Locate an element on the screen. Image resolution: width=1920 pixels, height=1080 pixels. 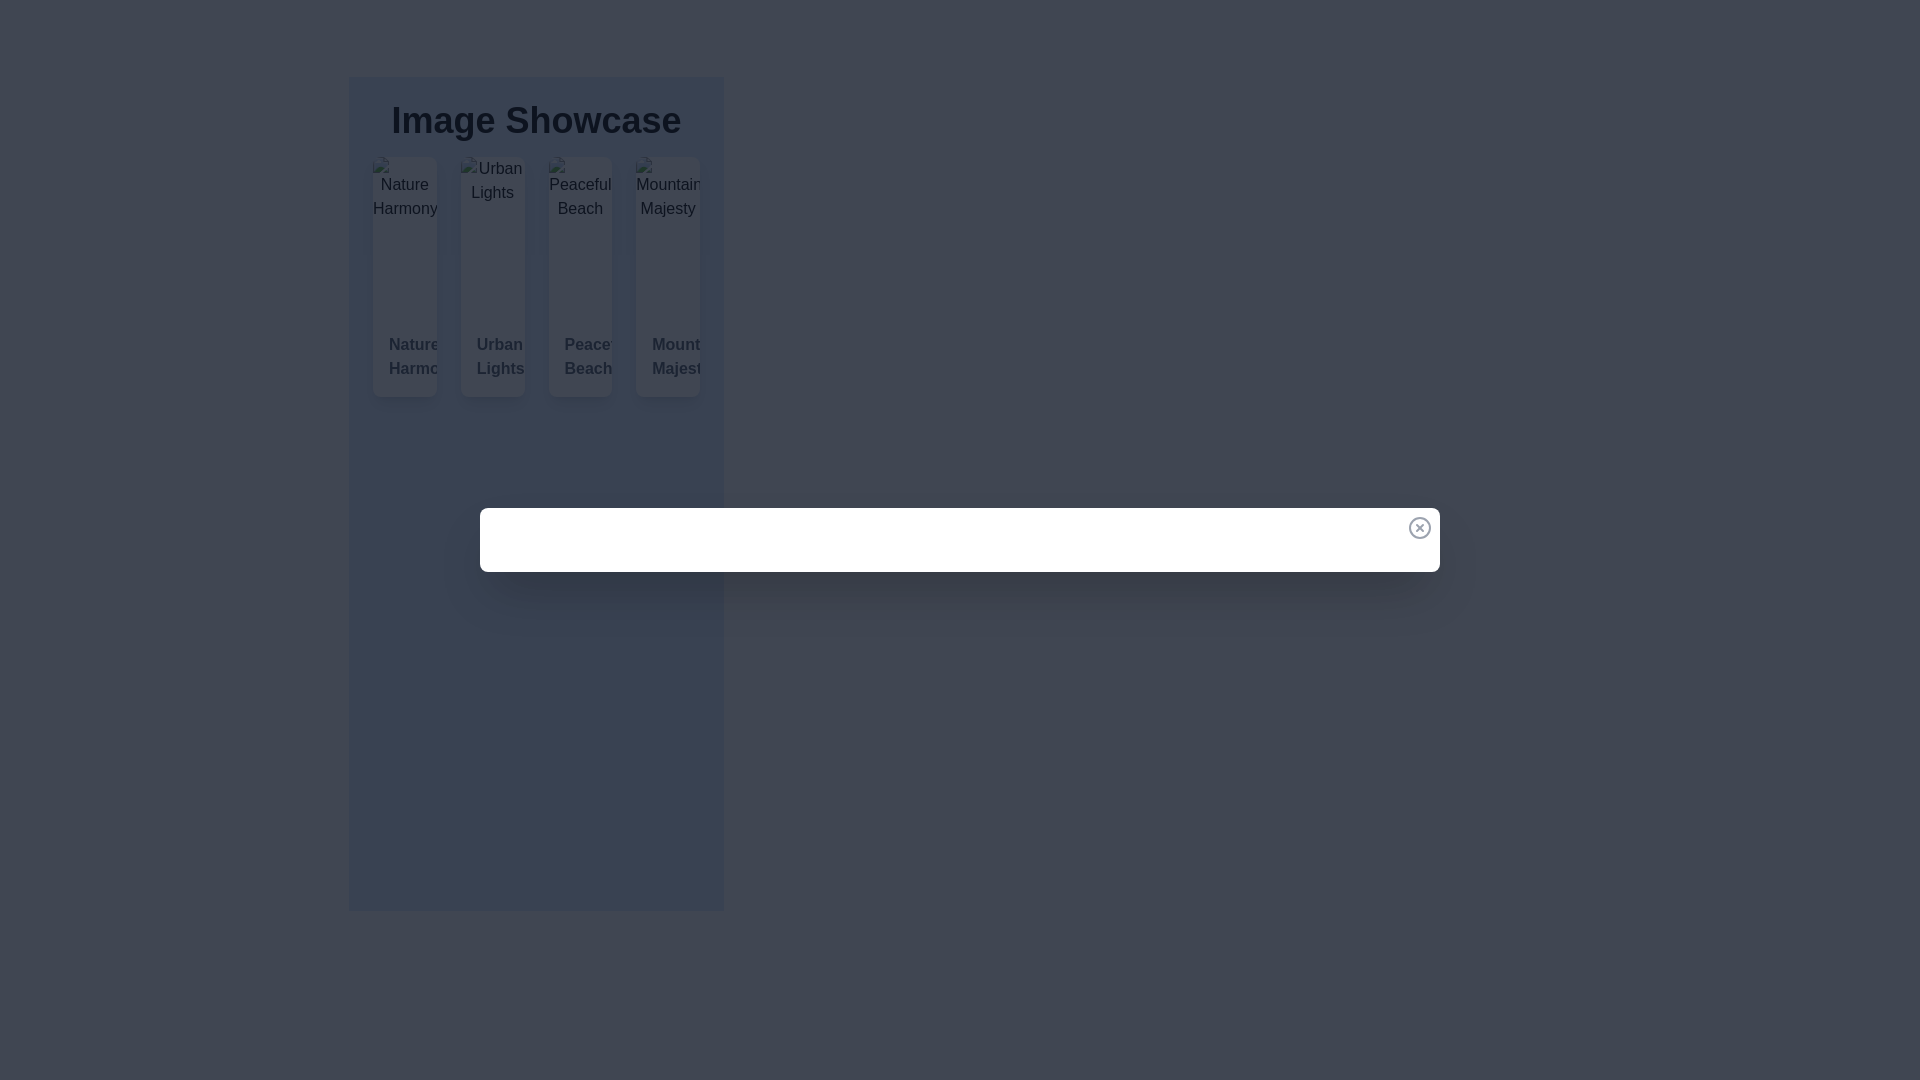
the bolded static text header reading 'Image Showcase', which is centered at the top of the interface above the image cards grid is located at coordinates (536, 120).